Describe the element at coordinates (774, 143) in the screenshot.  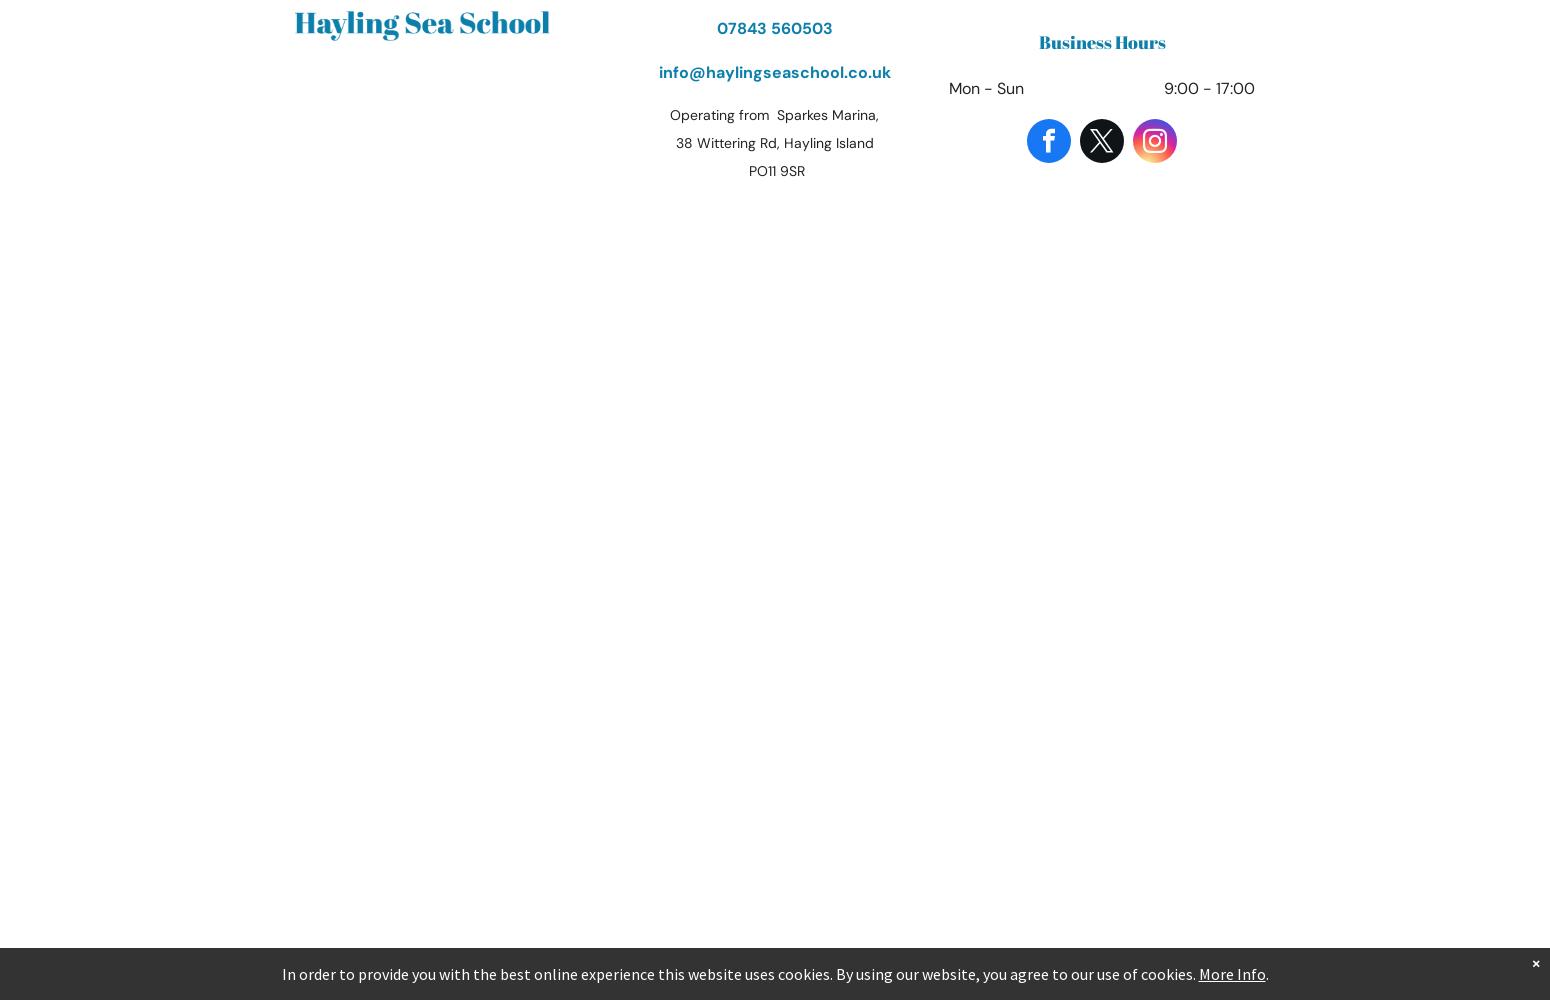
I see `'38 Wittering Rd, Hayling Island'` at that location.